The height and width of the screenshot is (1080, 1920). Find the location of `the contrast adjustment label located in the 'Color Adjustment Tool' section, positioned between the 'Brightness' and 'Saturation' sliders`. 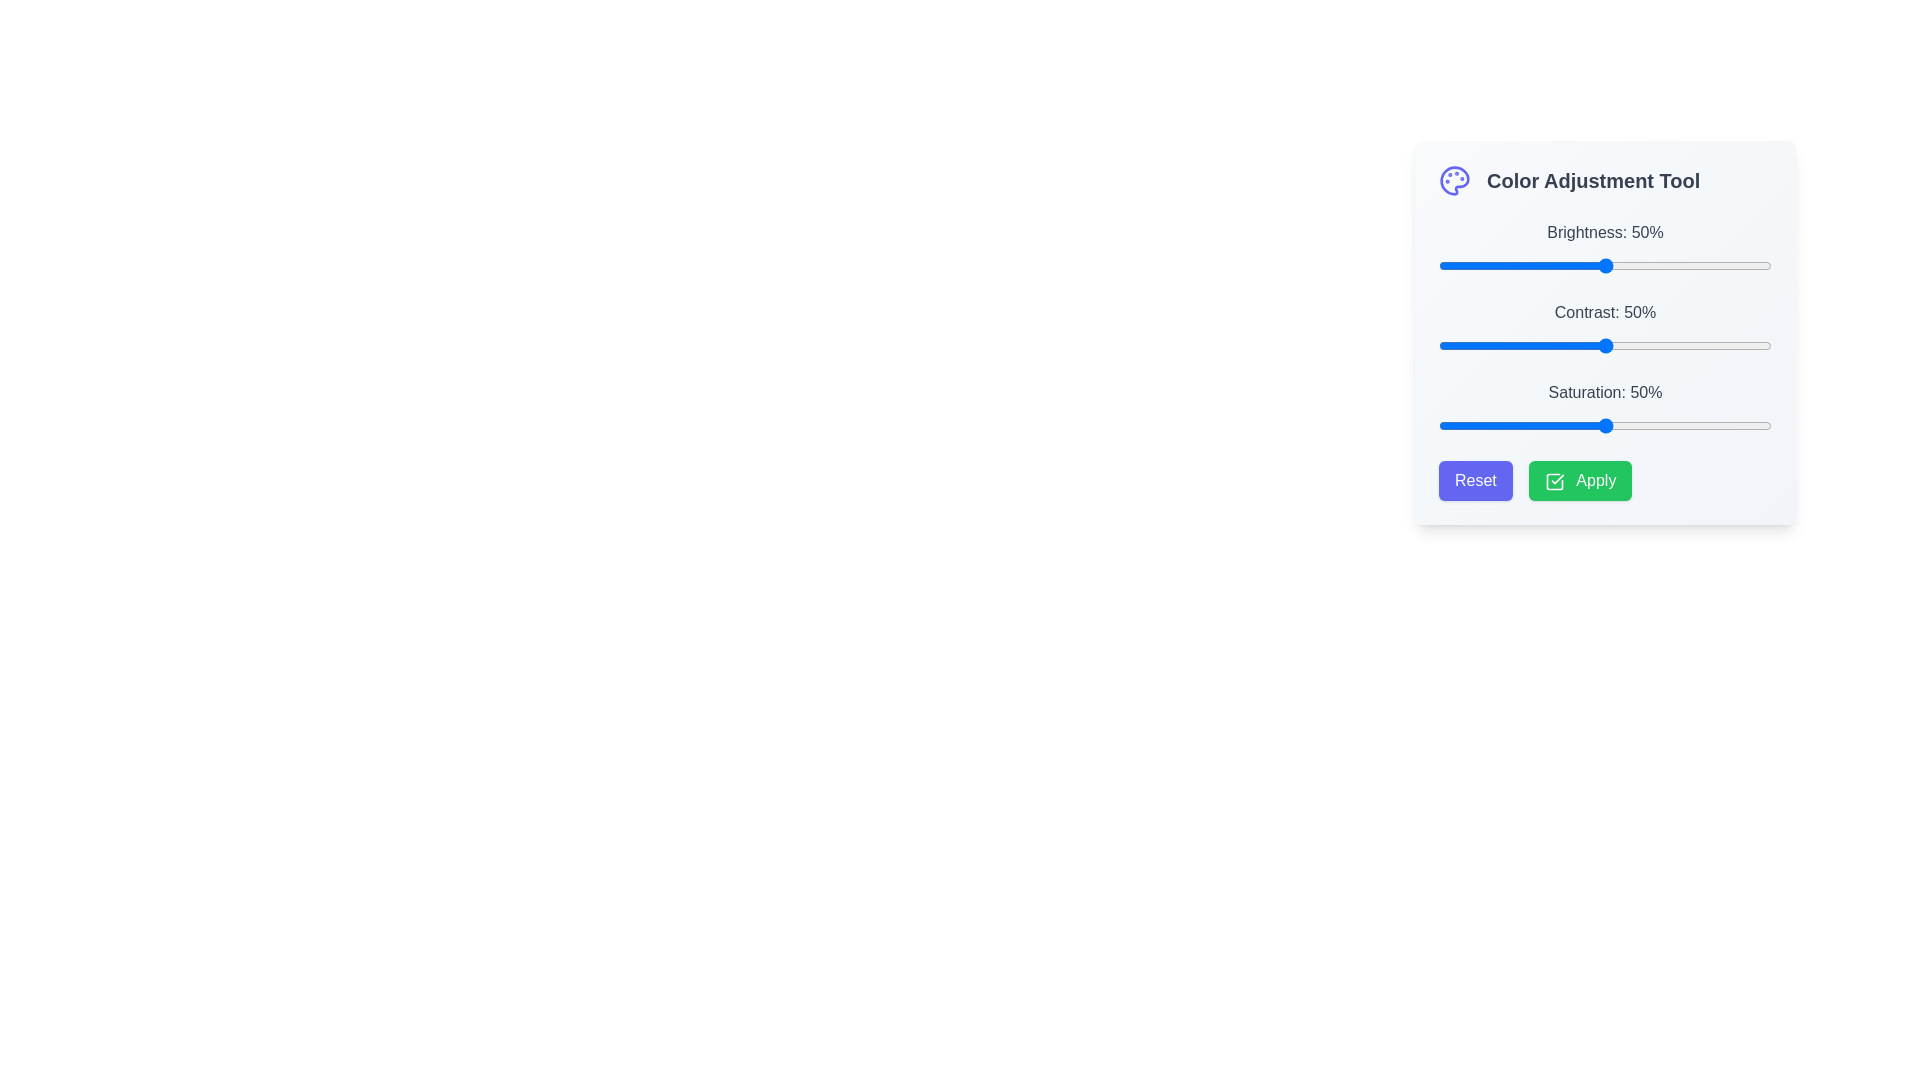

the contrast adjustment label located in the 'Color Adjustment Tool' section, positioned between the 'Brightness' and 'Saturation' sliders is located at coordinates (1605, 312).